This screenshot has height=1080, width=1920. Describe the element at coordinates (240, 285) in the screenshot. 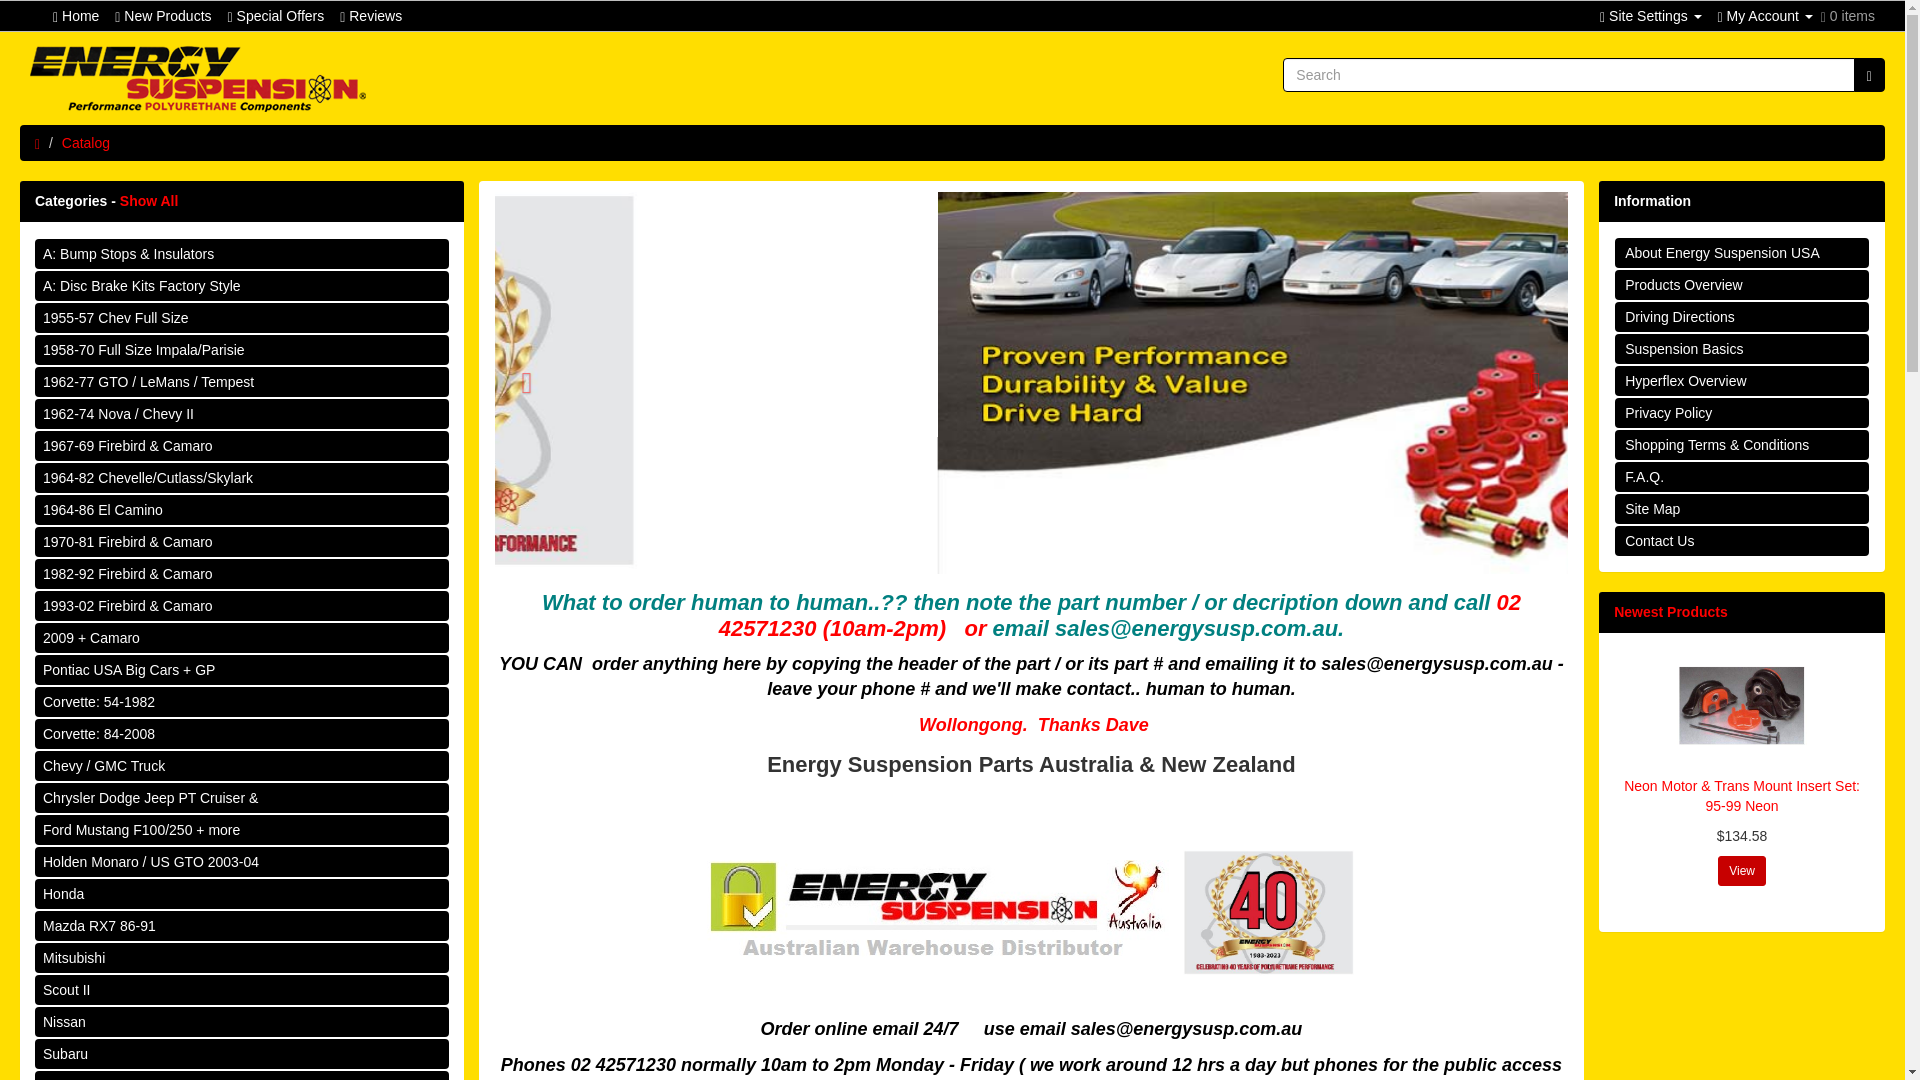

I see `'A: Disc Brake Kits Factory Style'` at that location.